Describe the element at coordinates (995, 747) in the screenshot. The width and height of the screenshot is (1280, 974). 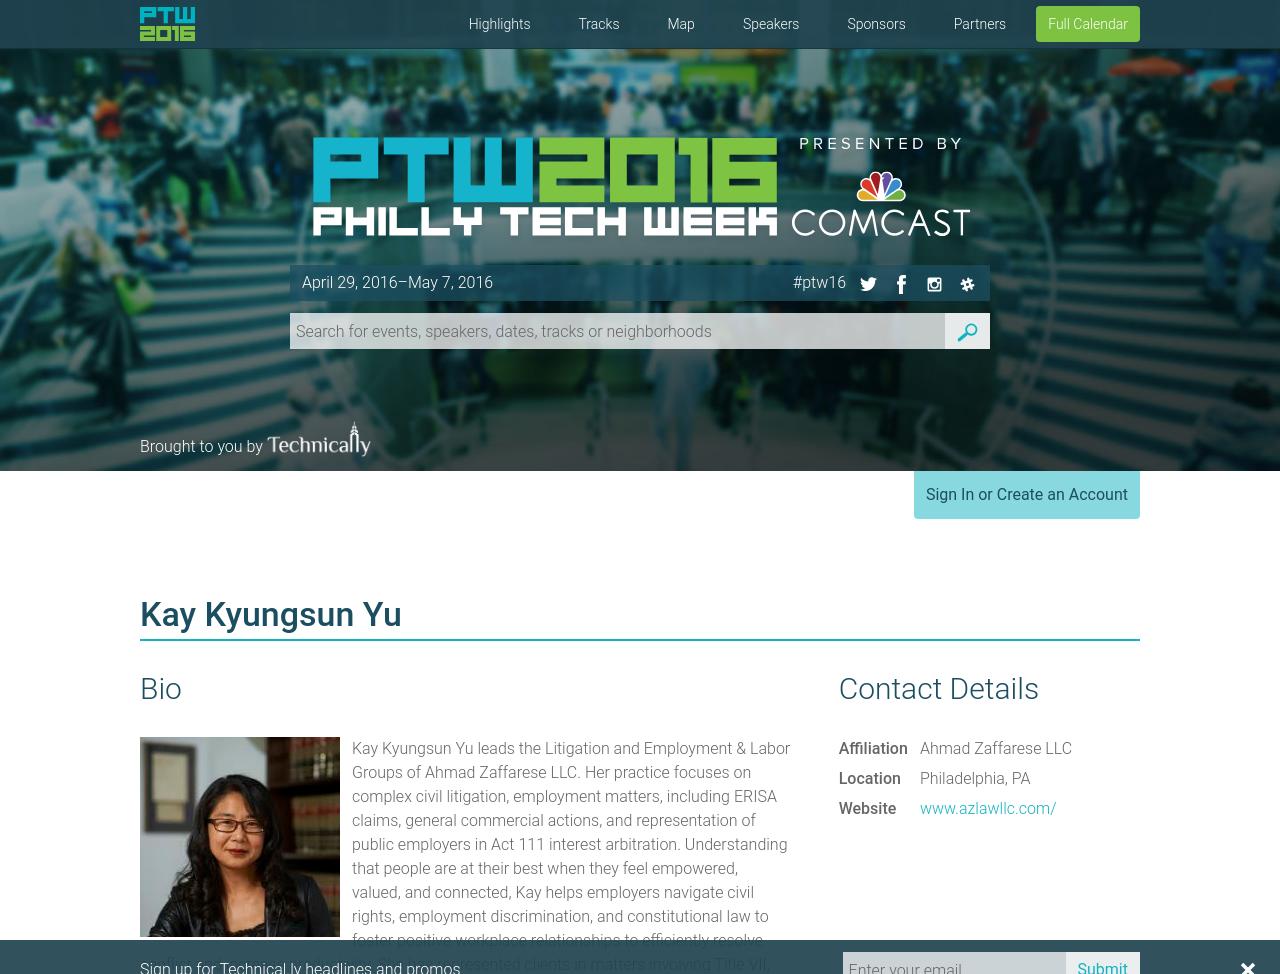
I see `'Ahmad Zaffarese LLC'` at that location.